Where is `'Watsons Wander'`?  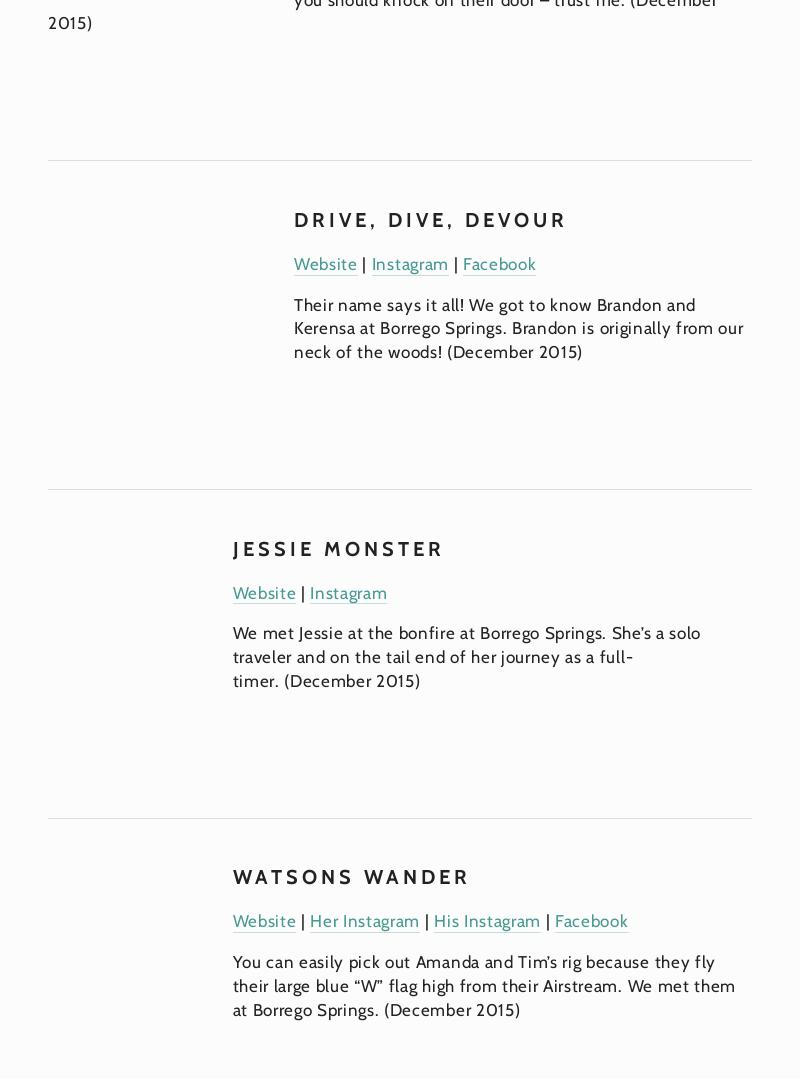 'Watsons Wander' is located at coordinates (231, 876).